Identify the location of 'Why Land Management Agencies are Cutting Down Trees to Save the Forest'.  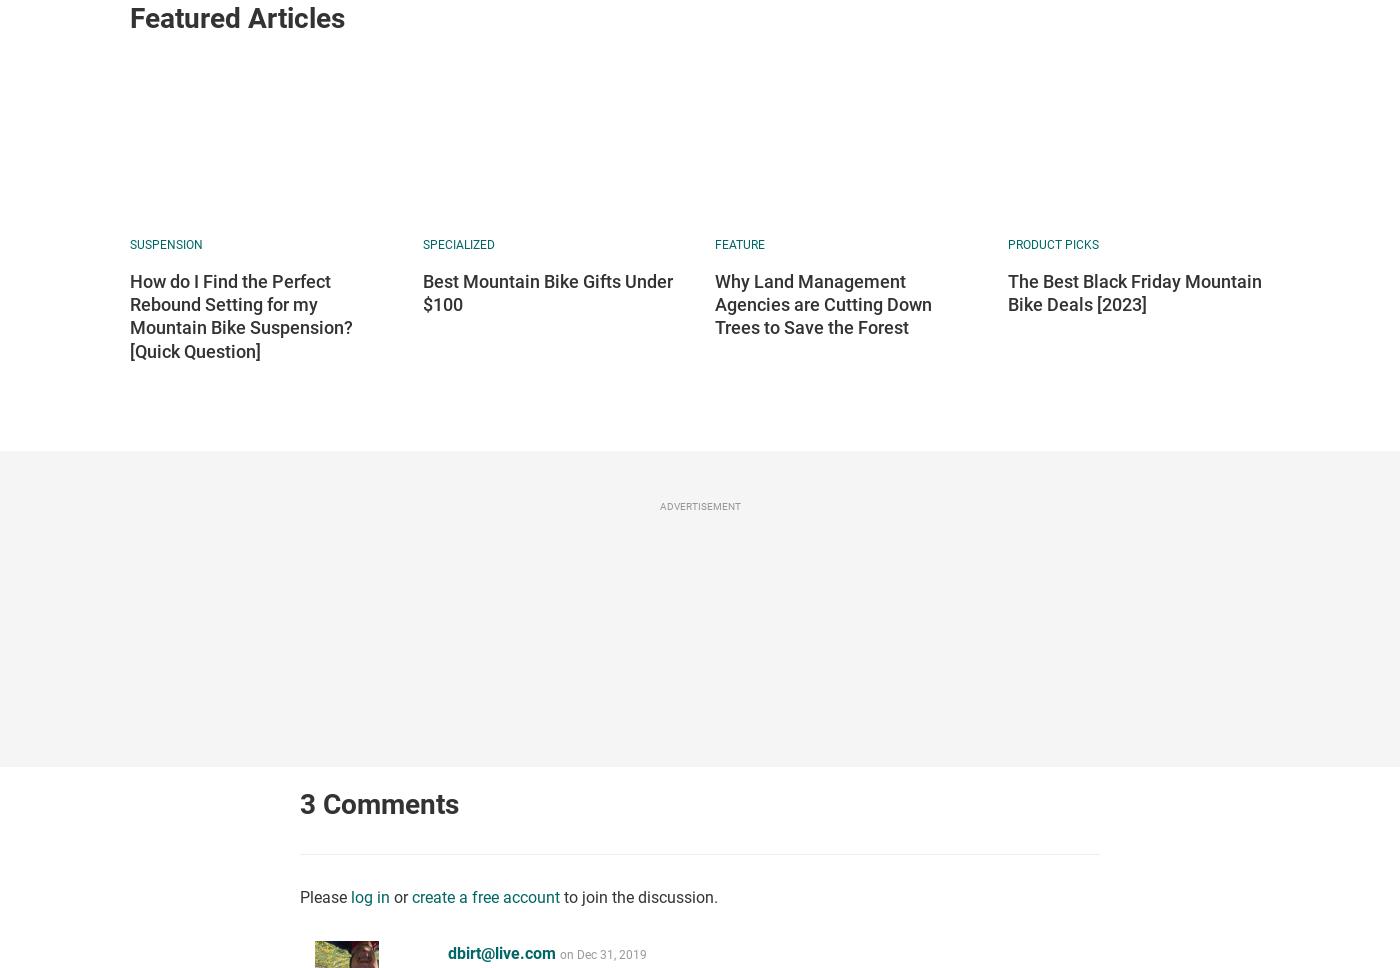
(823, 302).